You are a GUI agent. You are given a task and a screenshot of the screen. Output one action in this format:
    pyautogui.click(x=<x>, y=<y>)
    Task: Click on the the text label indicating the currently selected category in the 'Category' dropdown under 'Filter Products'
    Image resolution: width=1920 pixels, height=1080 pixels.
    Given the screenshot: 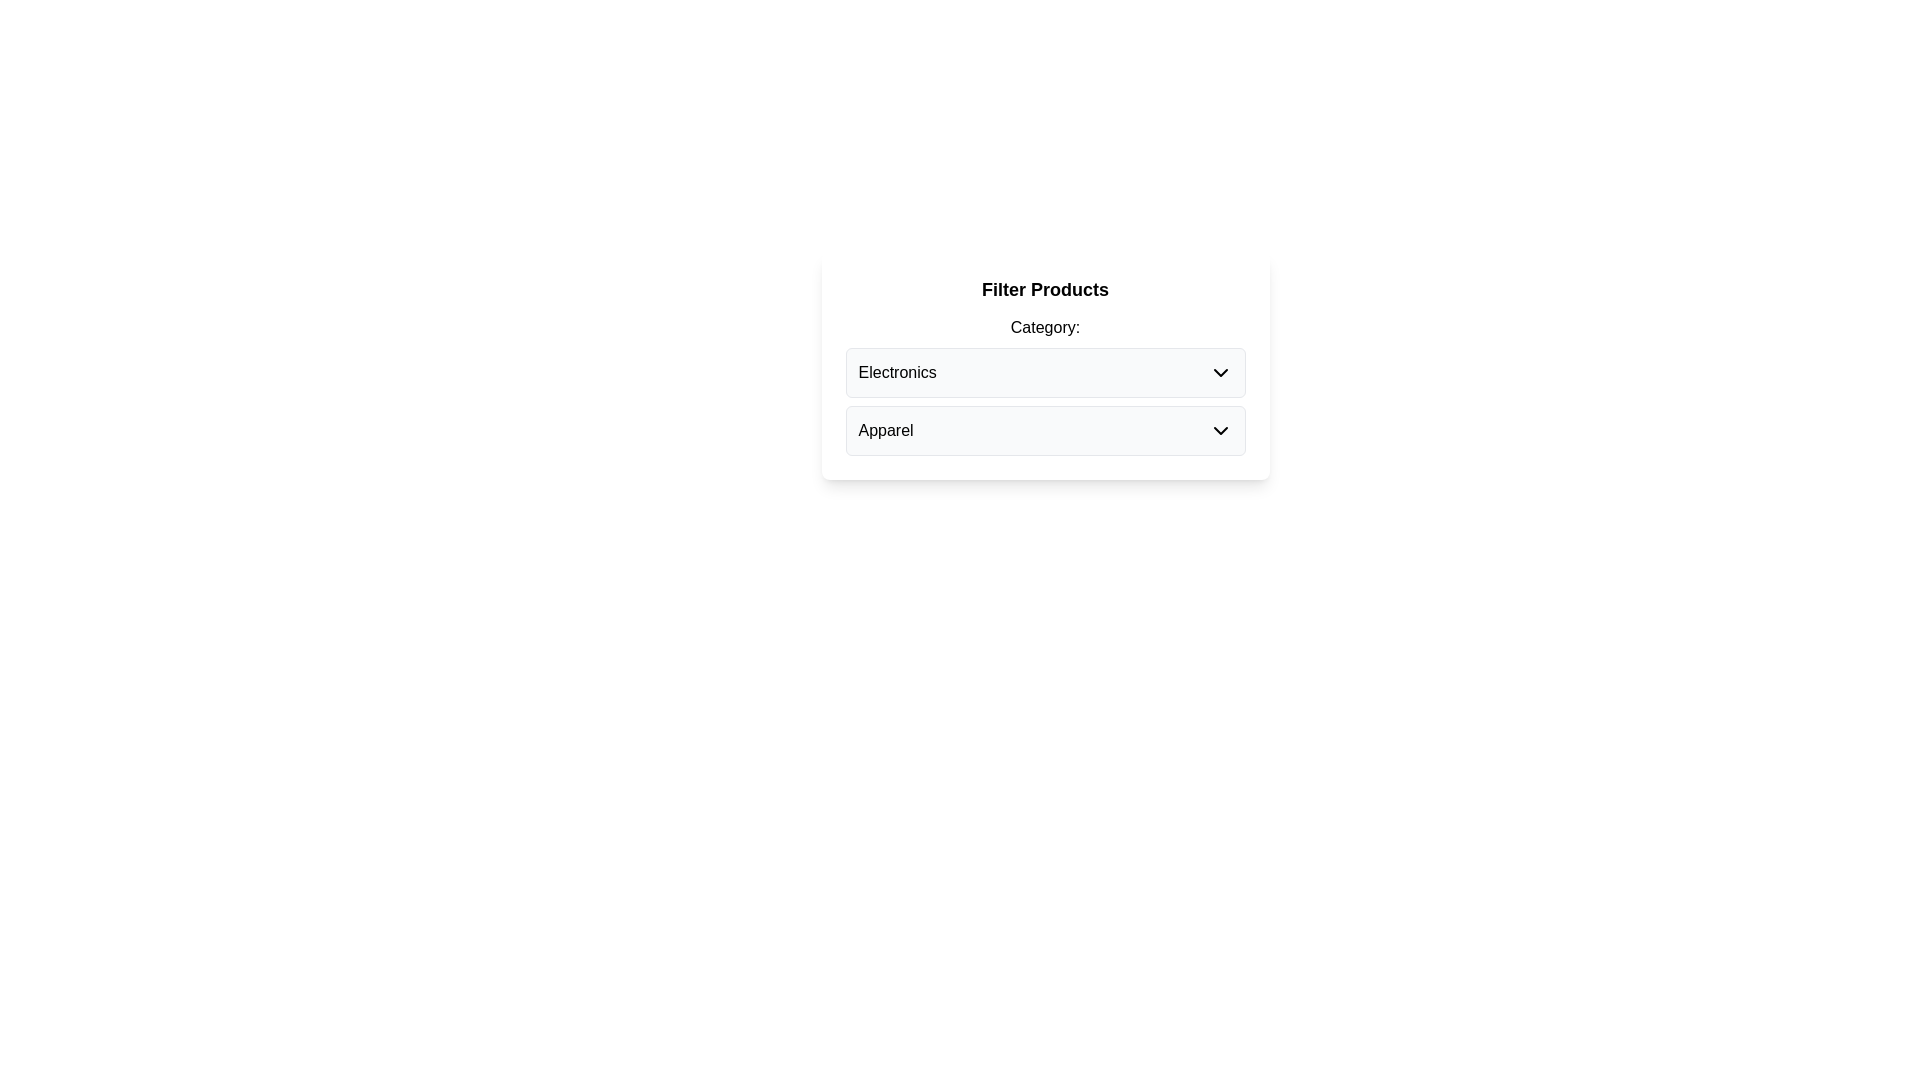 What is the action you would take?
    pyautogui.click(x=896, y=373)
    